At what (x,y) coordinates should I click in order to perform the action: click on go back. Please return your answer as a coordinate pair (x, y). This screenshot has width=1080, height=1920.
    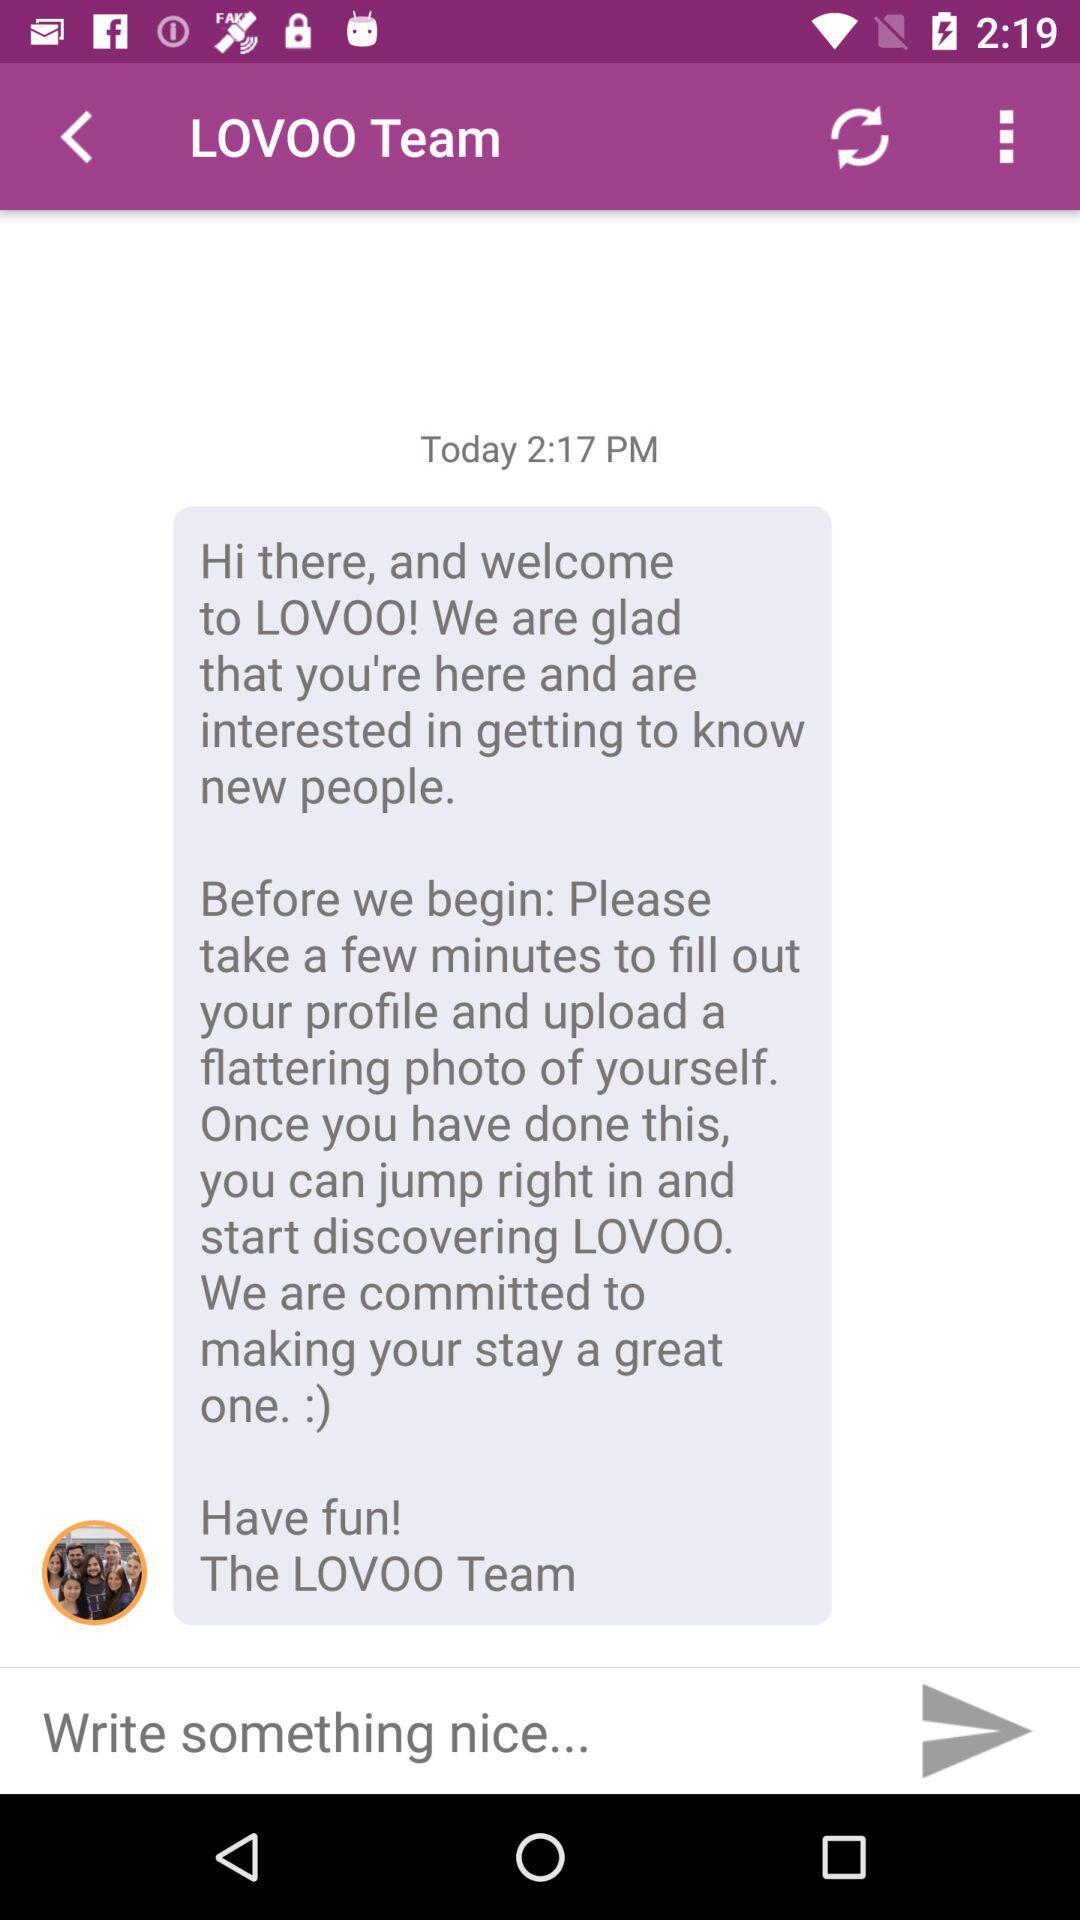
    Looking at the image, I should click on (72, 135).